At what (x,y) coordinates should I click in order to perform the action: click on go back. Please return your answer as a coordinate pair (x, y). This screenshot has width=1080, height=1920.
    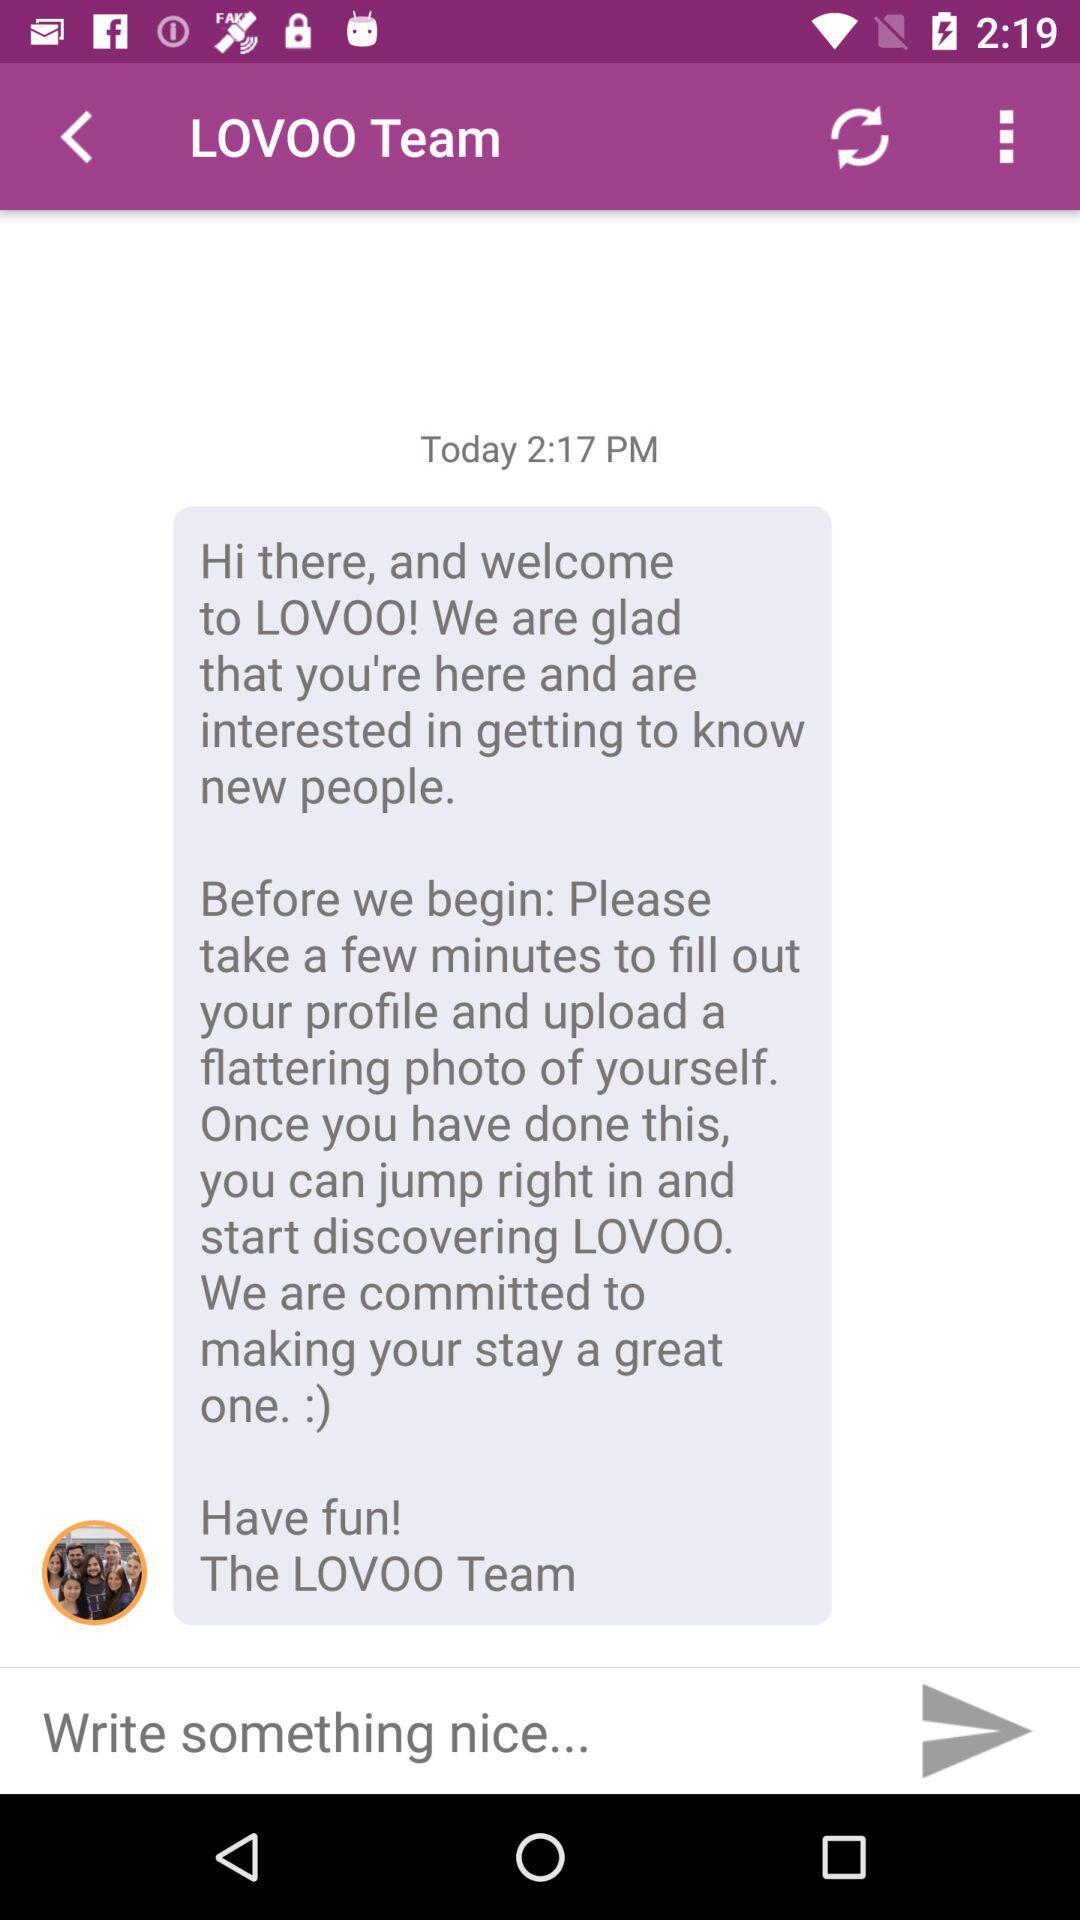
    Looking at the image, I should click on (72, 135).